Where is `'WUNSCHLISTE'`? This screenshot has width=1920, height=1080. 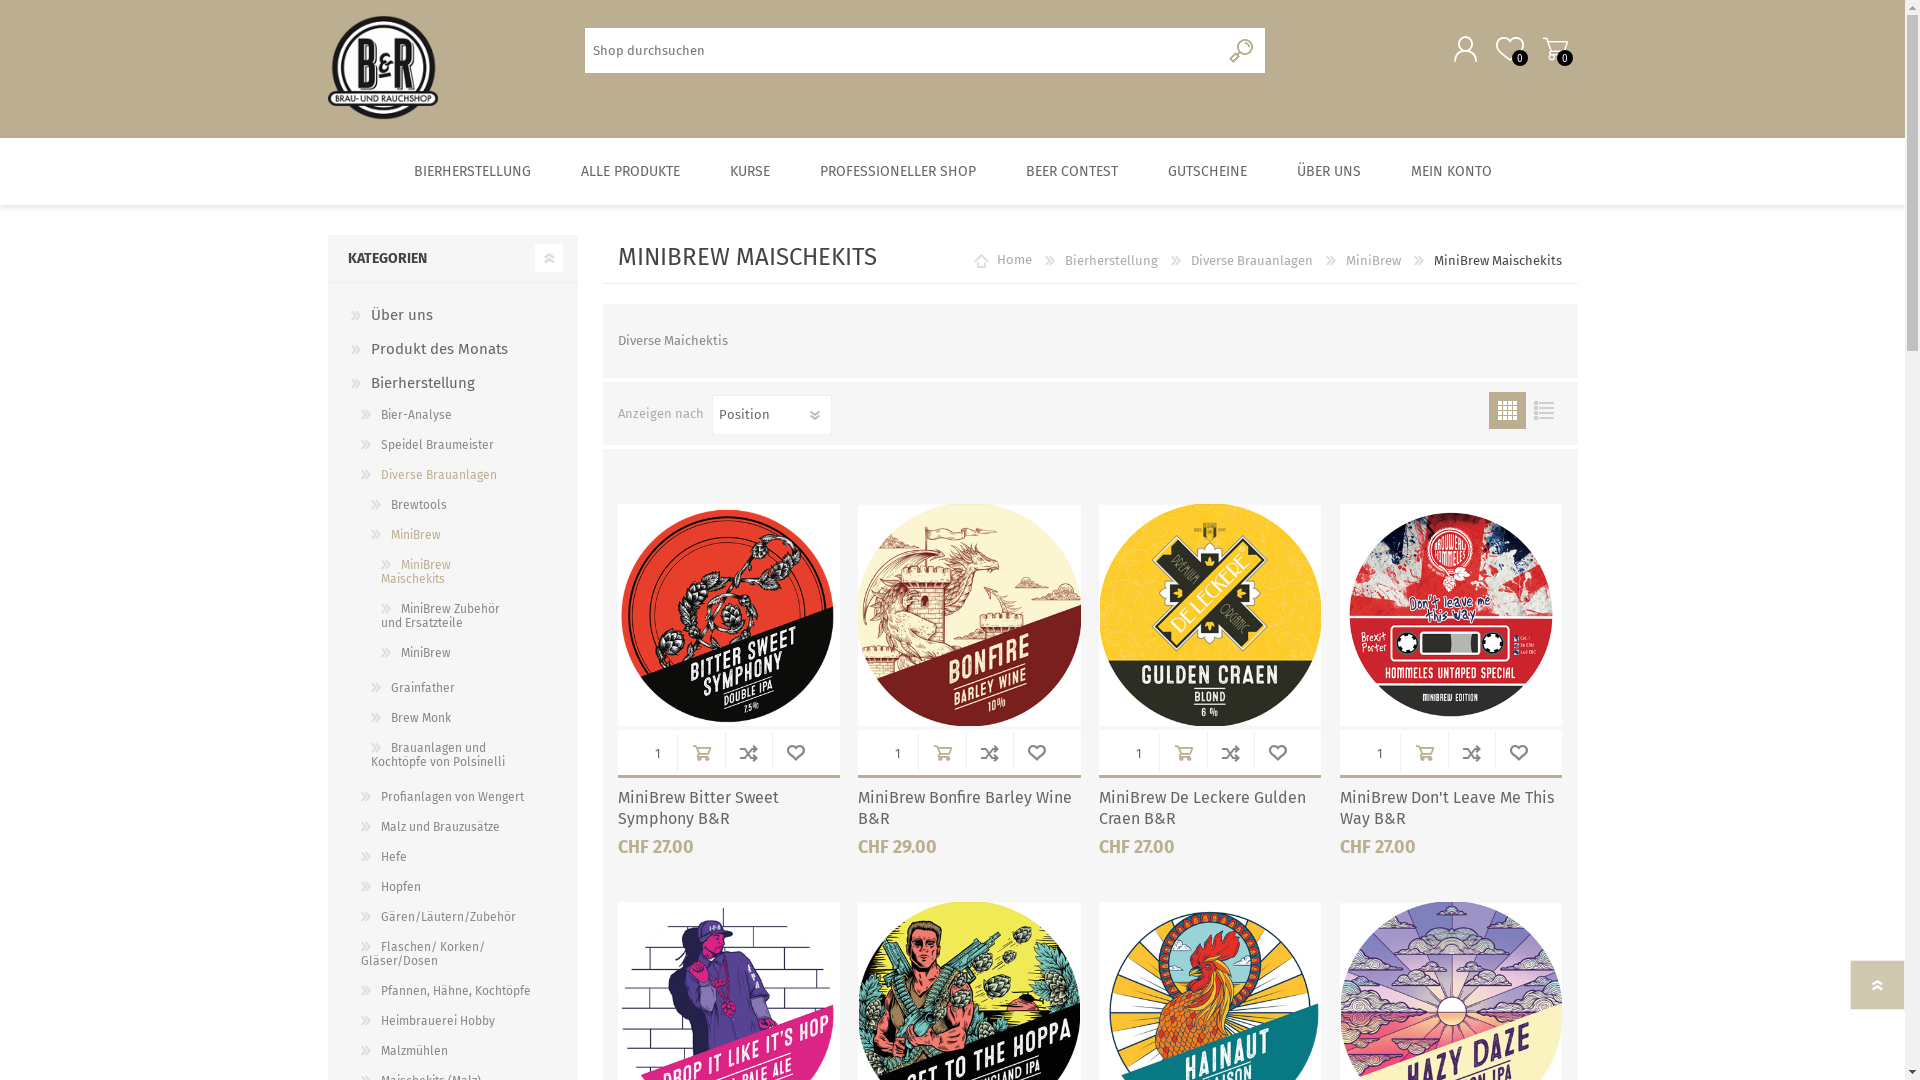
'WUNSCHLISTE' is located at coordinates (1518, 752).